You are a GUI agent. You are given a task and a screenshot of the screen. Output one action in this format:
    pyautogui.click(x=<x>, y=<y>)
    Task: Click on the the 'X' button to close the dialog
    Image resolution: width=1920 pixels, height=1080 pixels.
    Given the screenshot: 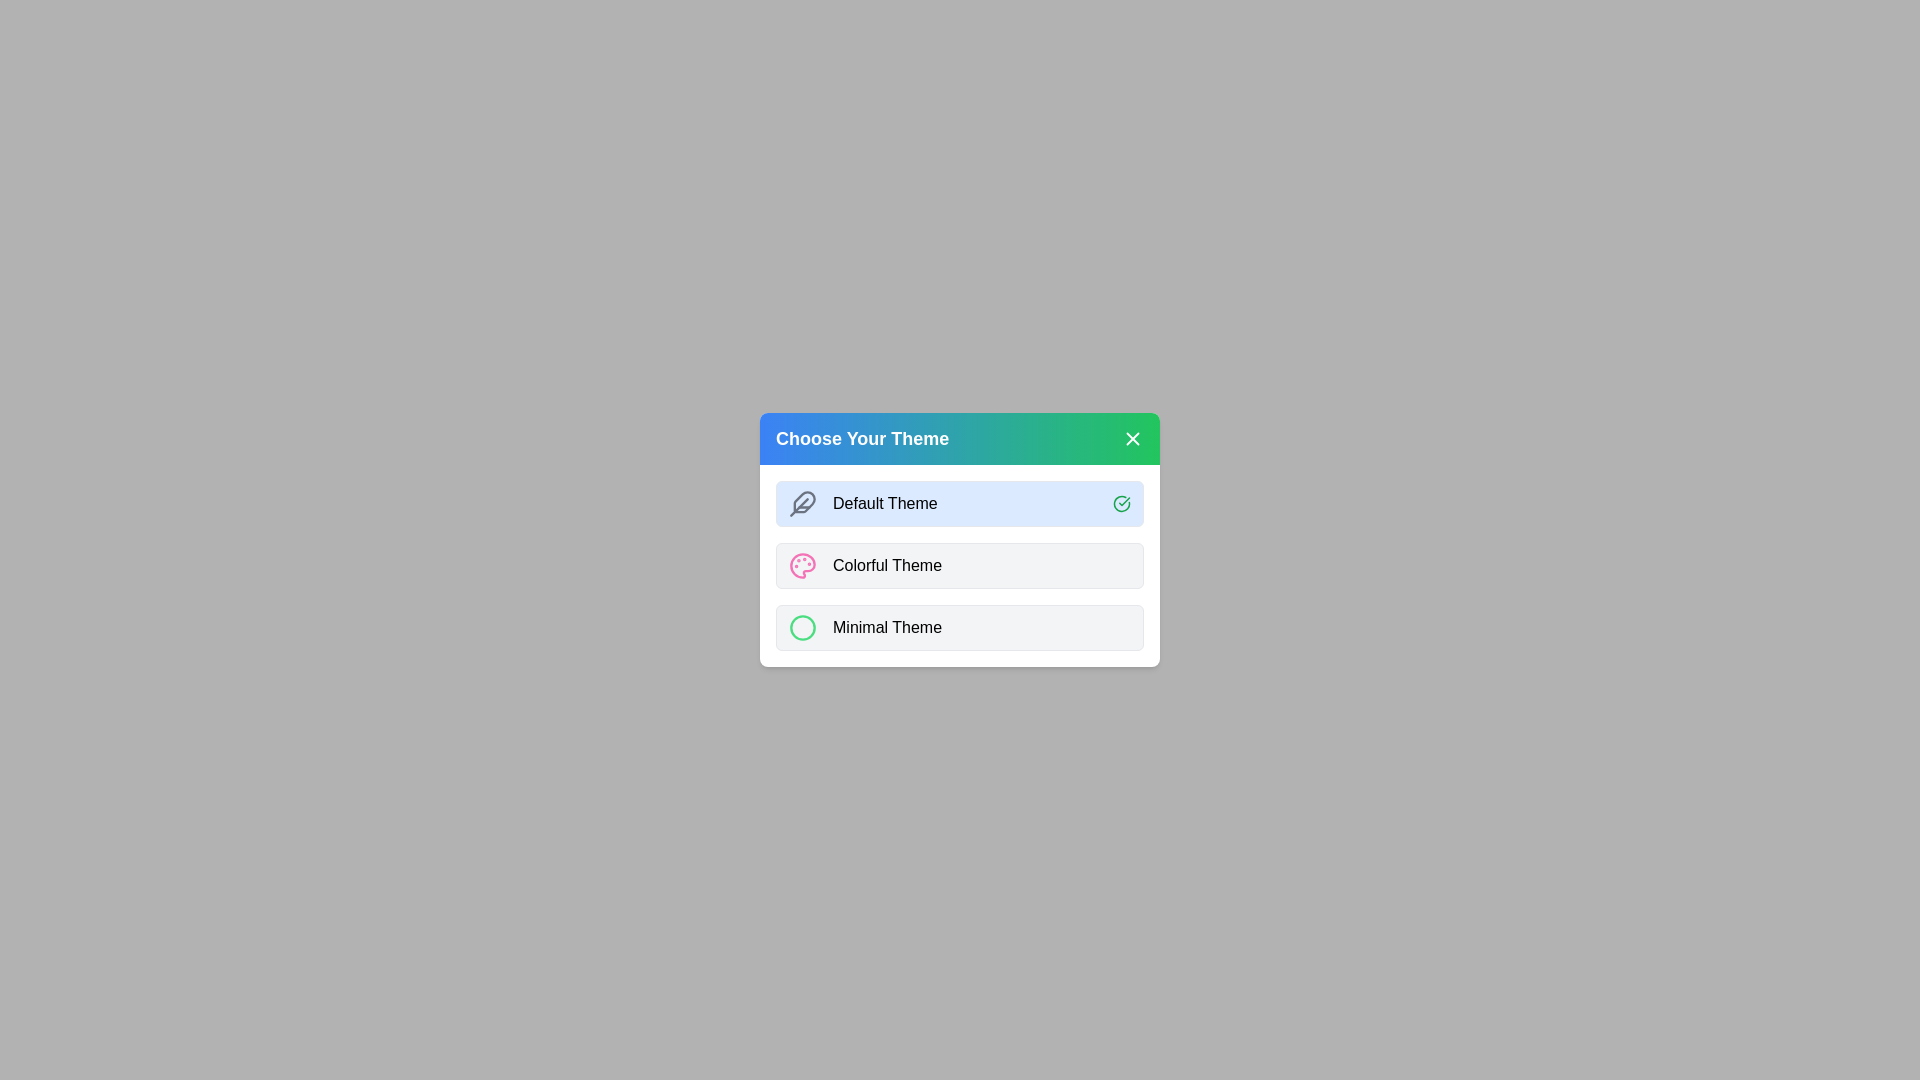 What is the action you would take?
    pyautogui.click(x=1132, y=438)
    